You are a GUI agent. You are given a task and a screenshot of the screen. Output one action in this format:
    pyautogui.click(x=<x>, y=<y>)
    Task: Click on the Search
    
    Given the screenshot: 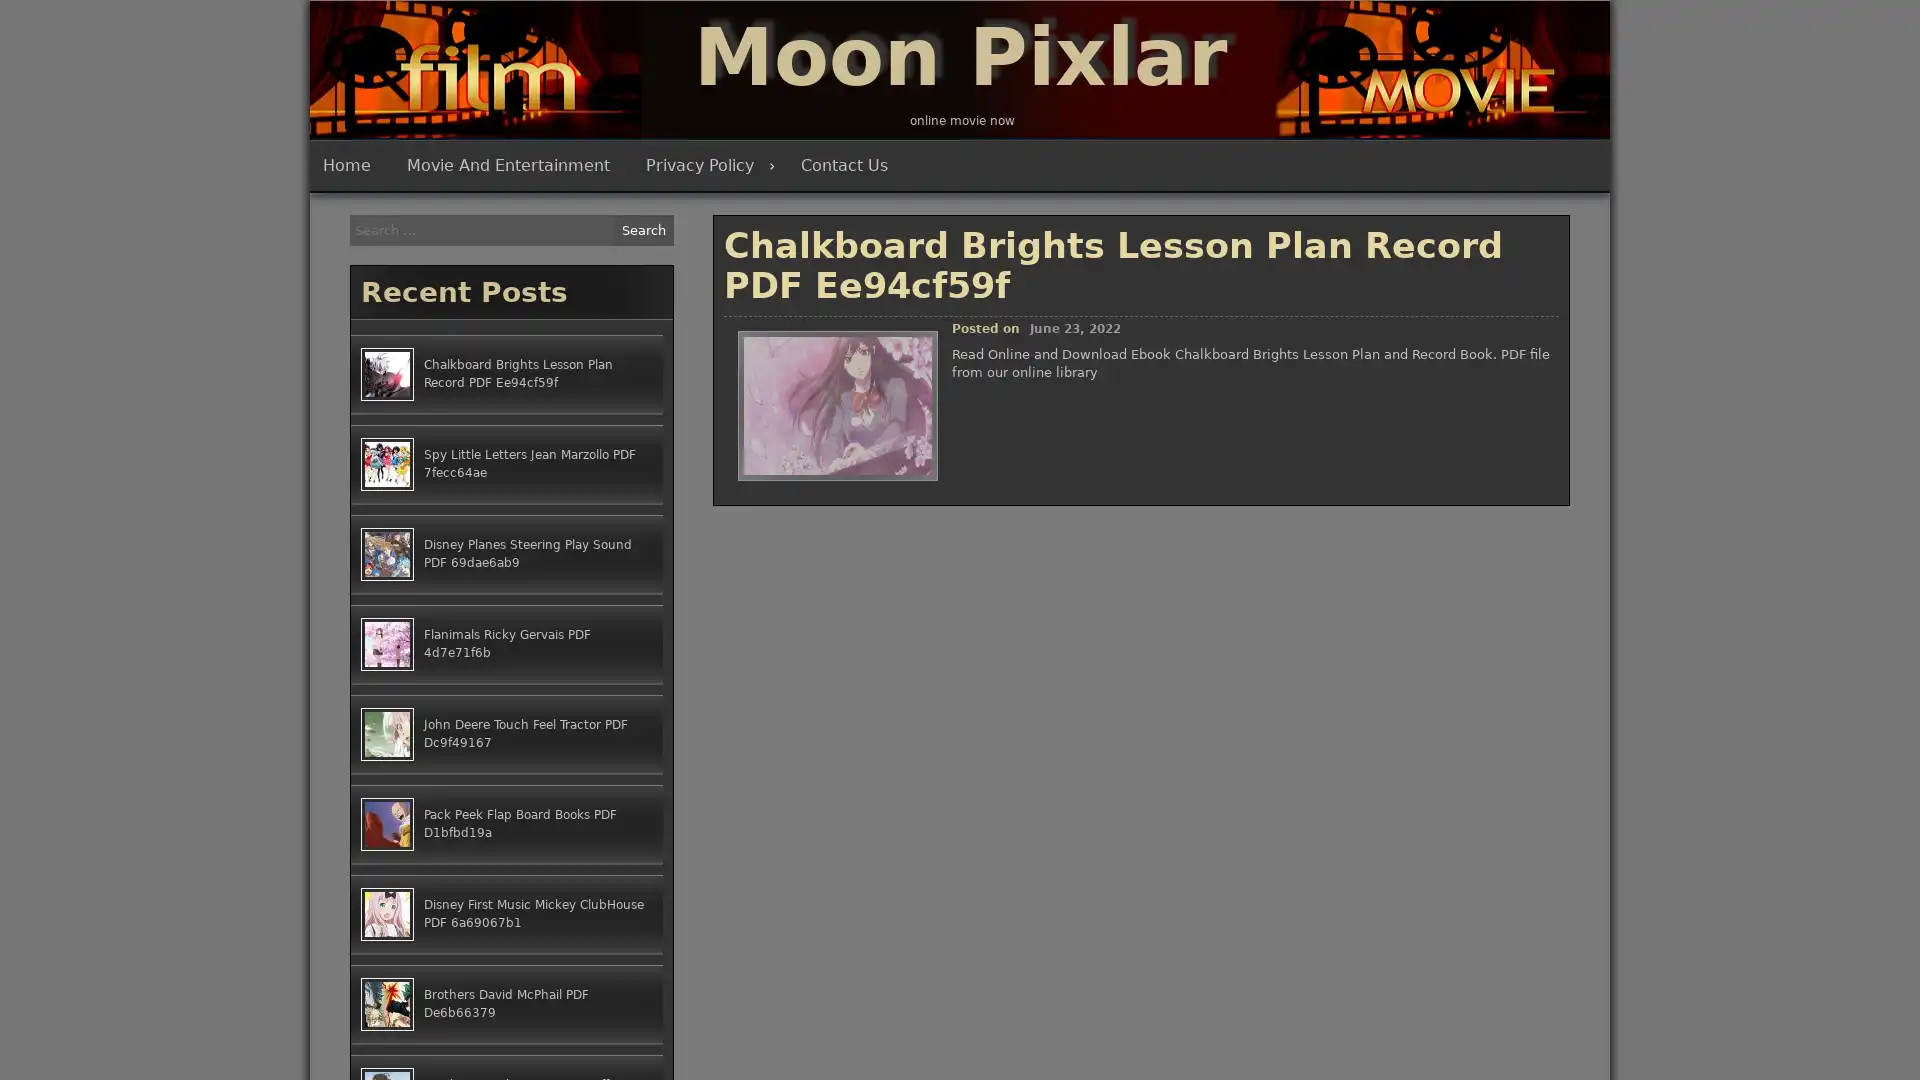 What is the action you would take?
    pyautogui.click(x=643, y=229)
    